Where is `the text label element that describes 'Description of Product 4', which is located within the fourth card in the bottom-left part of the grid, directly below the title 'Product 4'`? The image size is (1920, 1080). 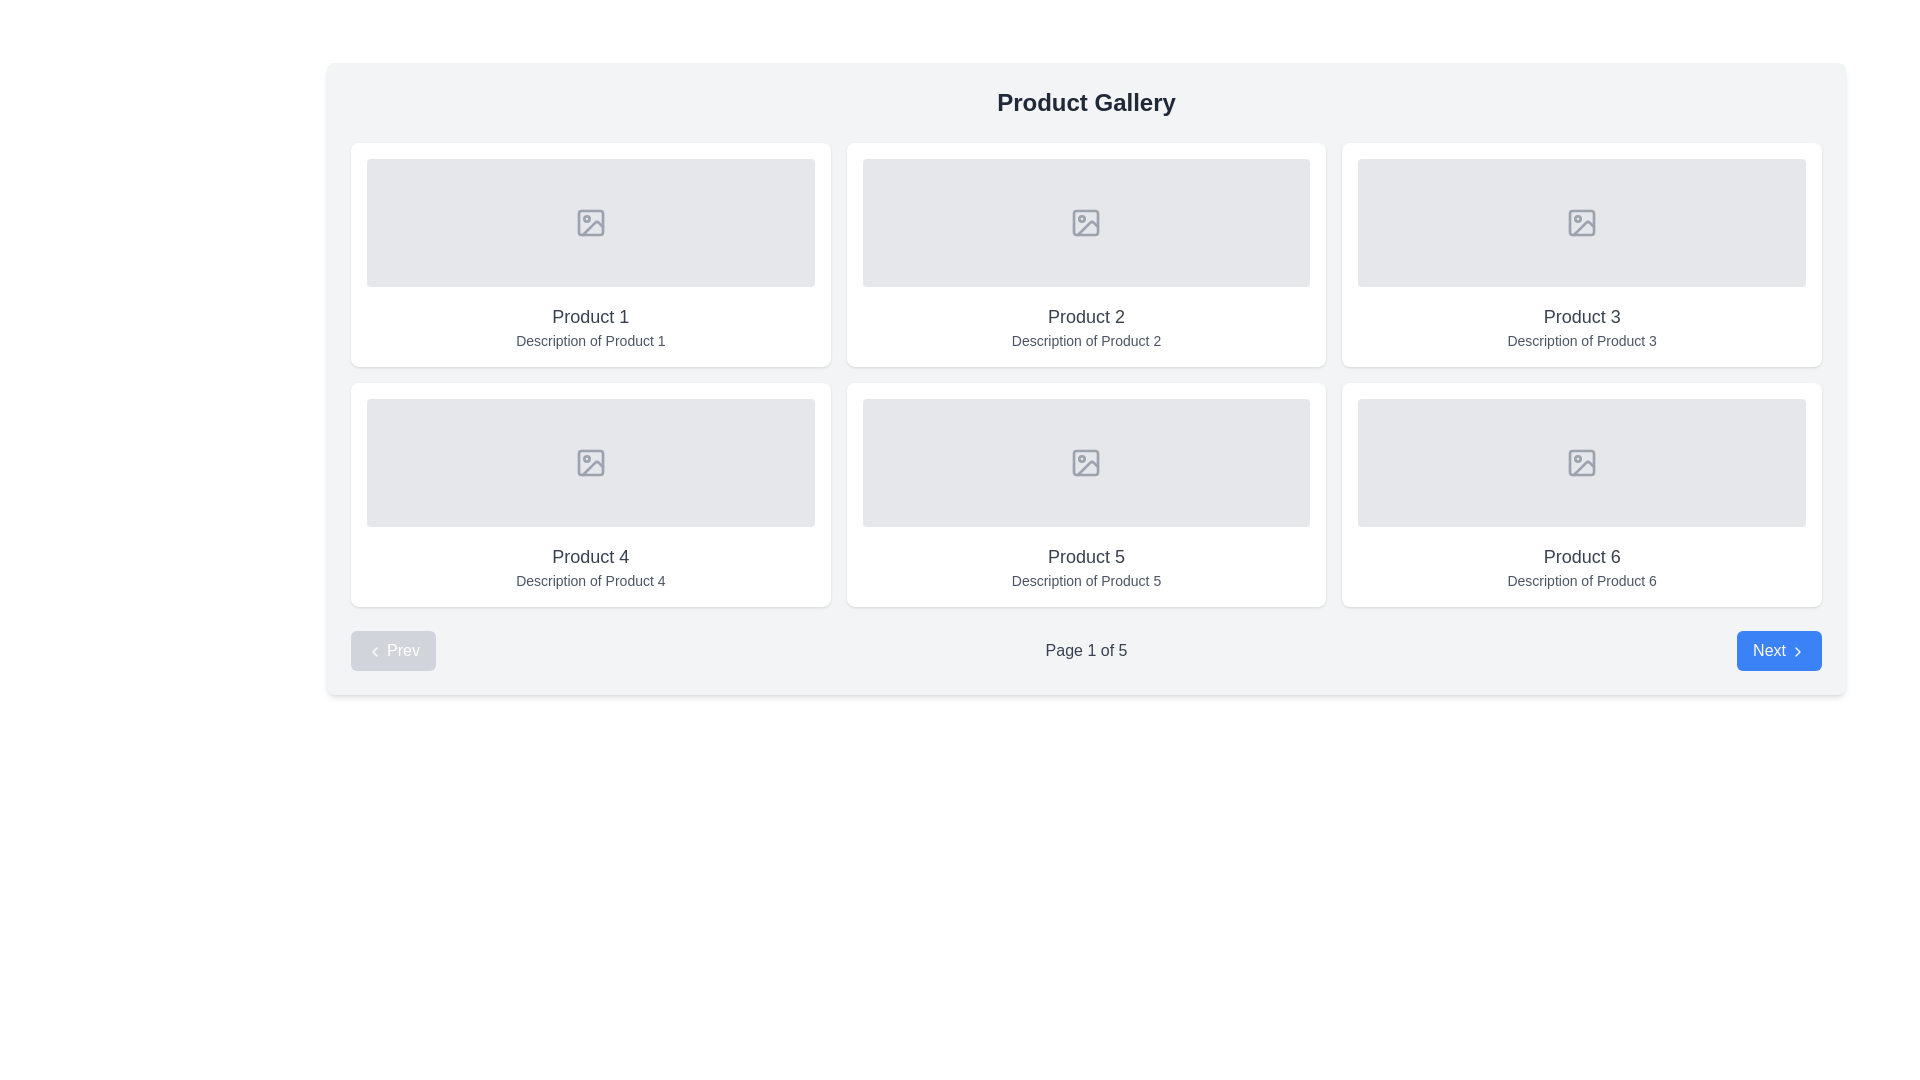 the text label element that describes 'Description of Product 4', which is located within the fourth card in the bottom-left part of the grid, directly below the title 'Product 4' is located at coordinates (589, 581).